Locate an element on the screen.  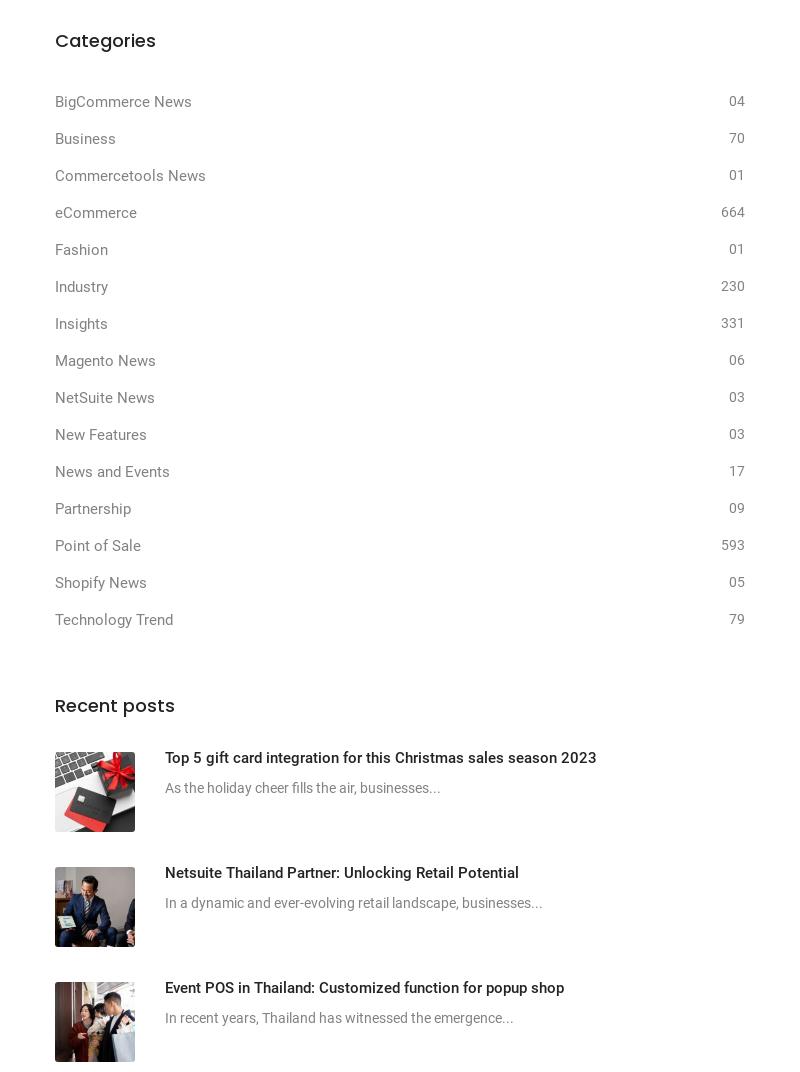
'In recent years, Thailand has witnessed the emergence...' is located at coordinates (164, 1017).